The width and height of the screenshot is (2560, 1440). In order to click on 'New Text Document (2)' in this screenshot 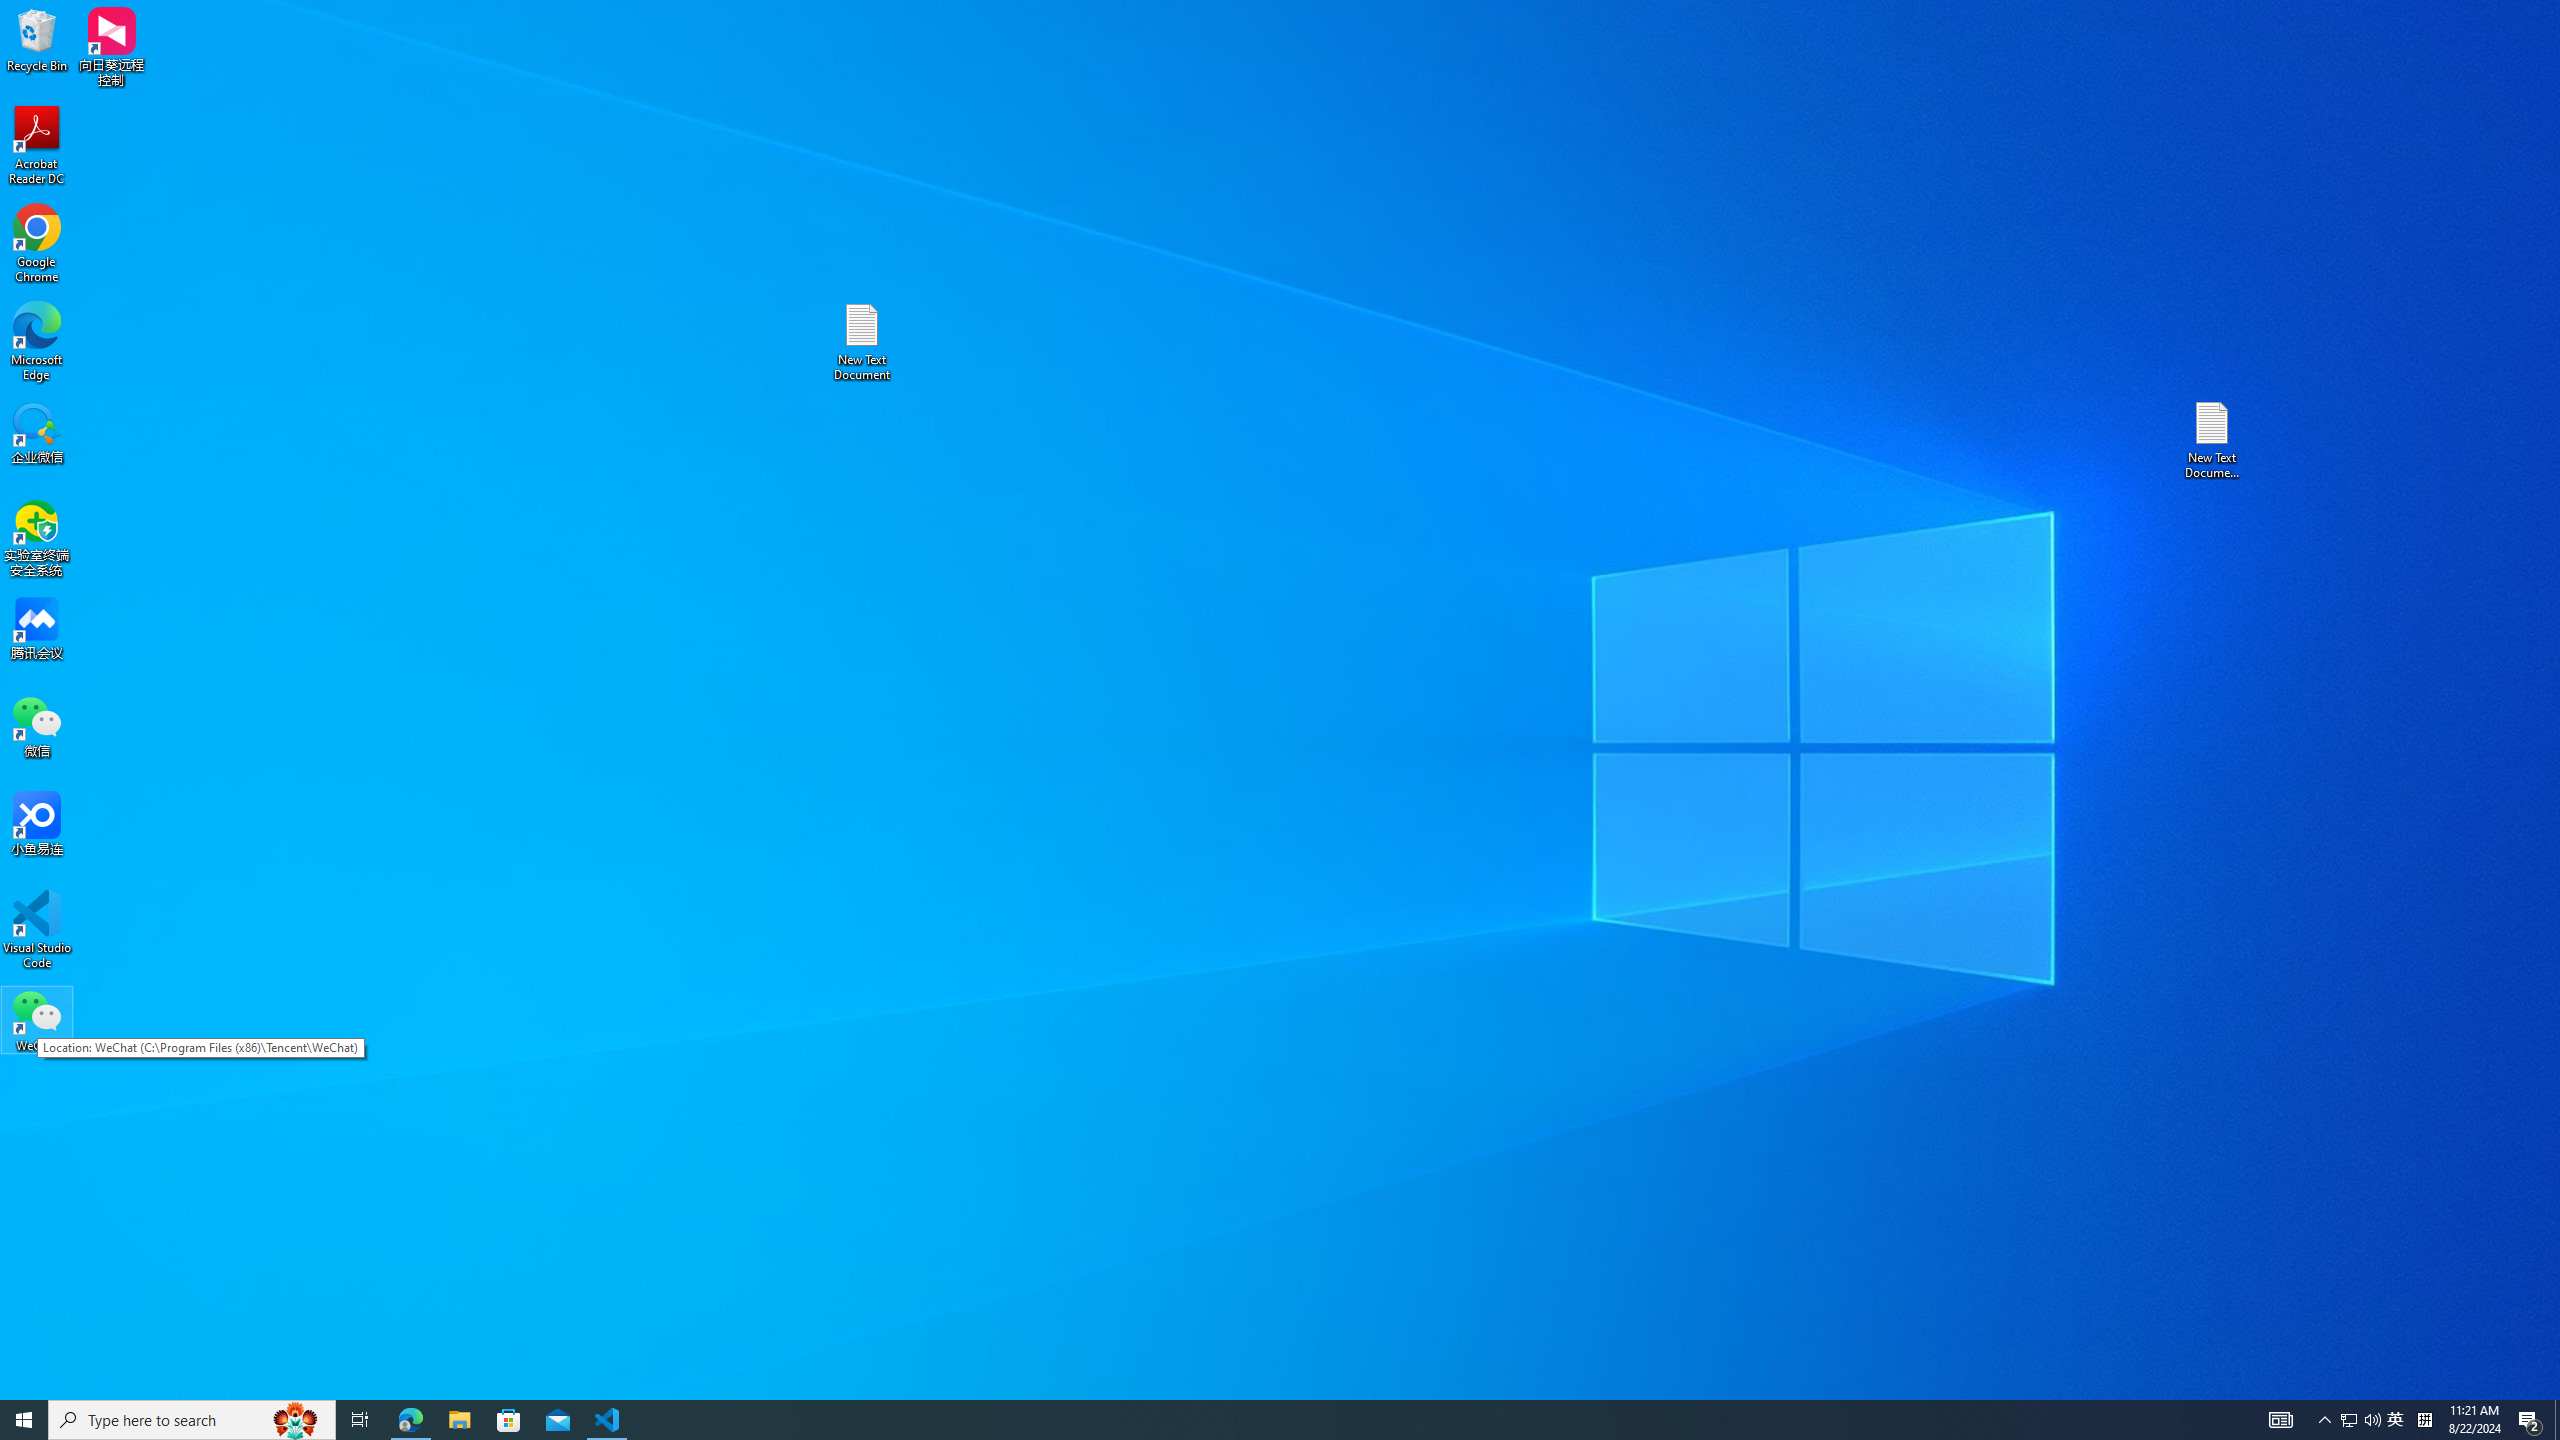, I will do `click(2213, 438)`.